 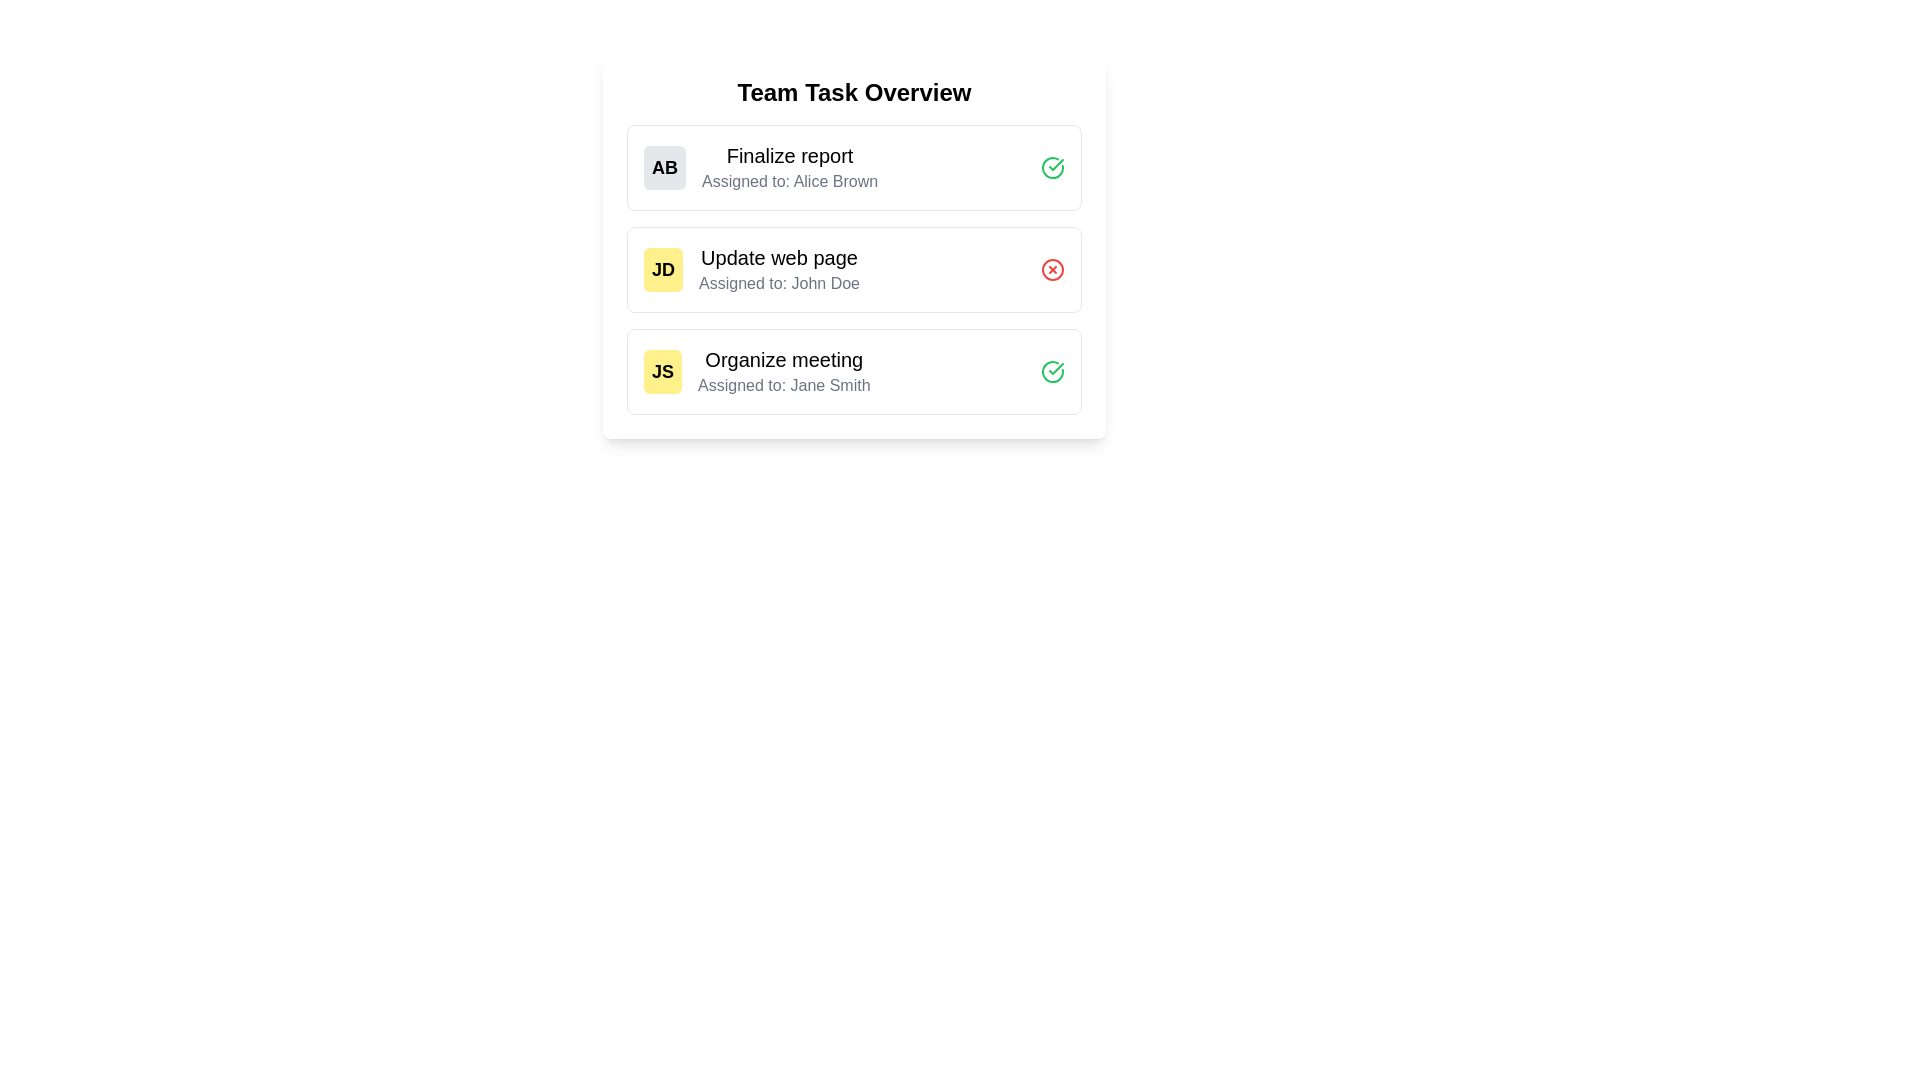 What do you see at coordinates (751, 270) in the screenshot?
I see `the task item in the task management interface that displays the task title and the assigned person, which is the second item in the vertically stacked list` at bounding box center [751, 270].